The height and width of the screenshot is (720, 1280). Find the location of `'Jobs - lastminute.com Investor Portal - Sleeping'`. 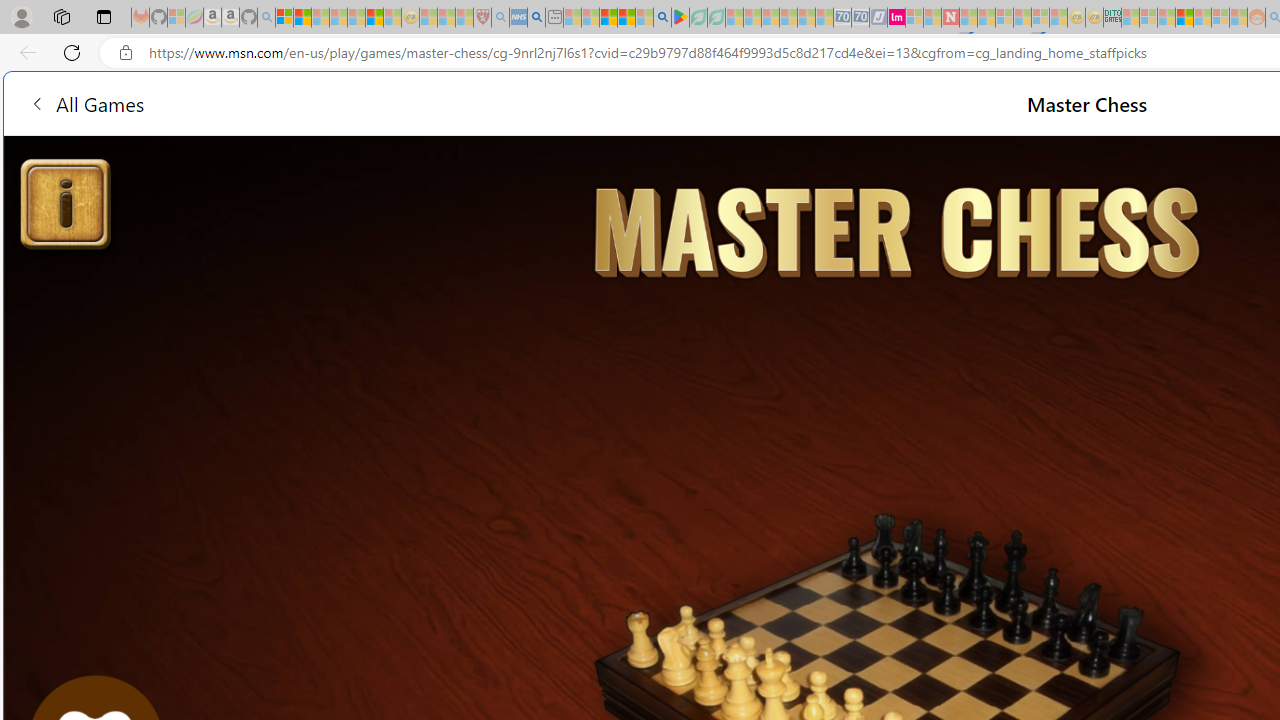

'Jobs - lastminute.com Investor Portal - Sleeping' is located at coordinates (895, 17).